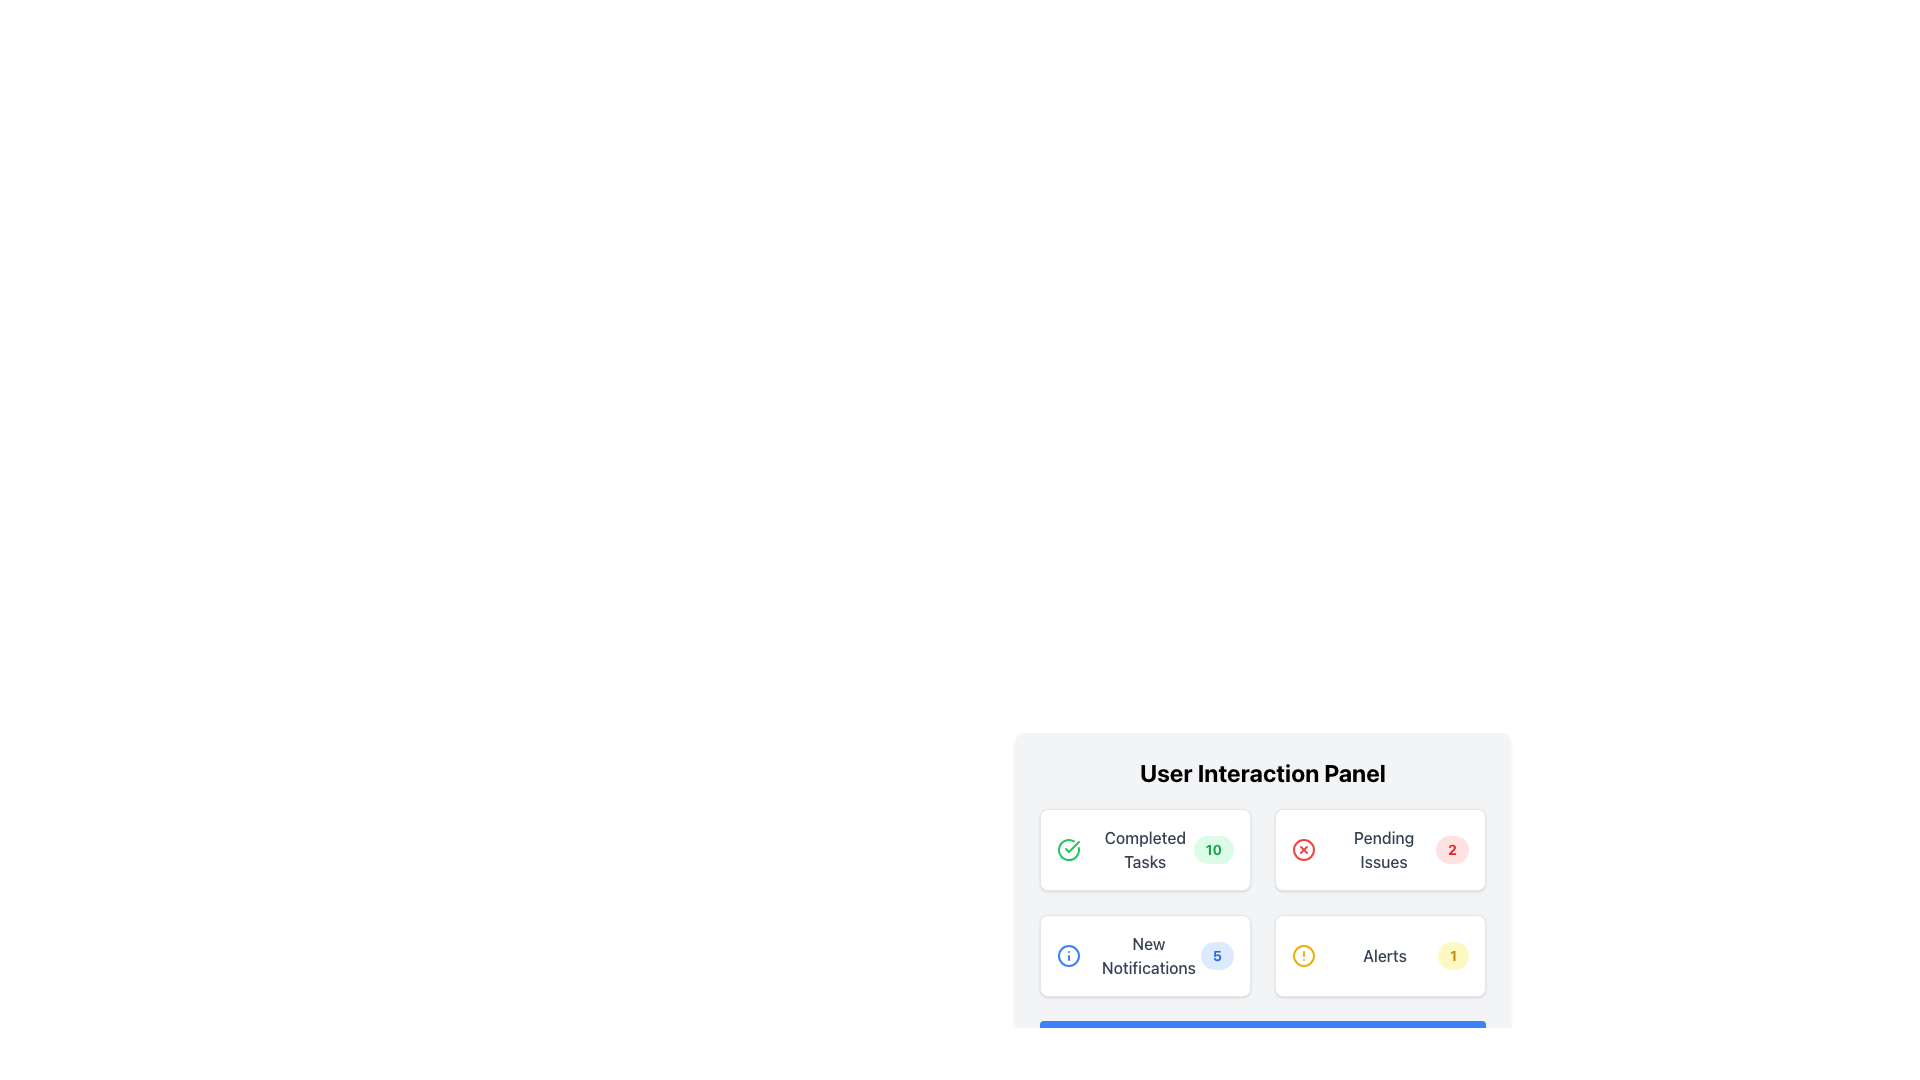 This screenshot has height=1080, width=1920. I want to click on the circular badge with a red background and white text displaying the number '2', which is positioned to the right of the 'Pending Issues' text, so click(1452, 849).